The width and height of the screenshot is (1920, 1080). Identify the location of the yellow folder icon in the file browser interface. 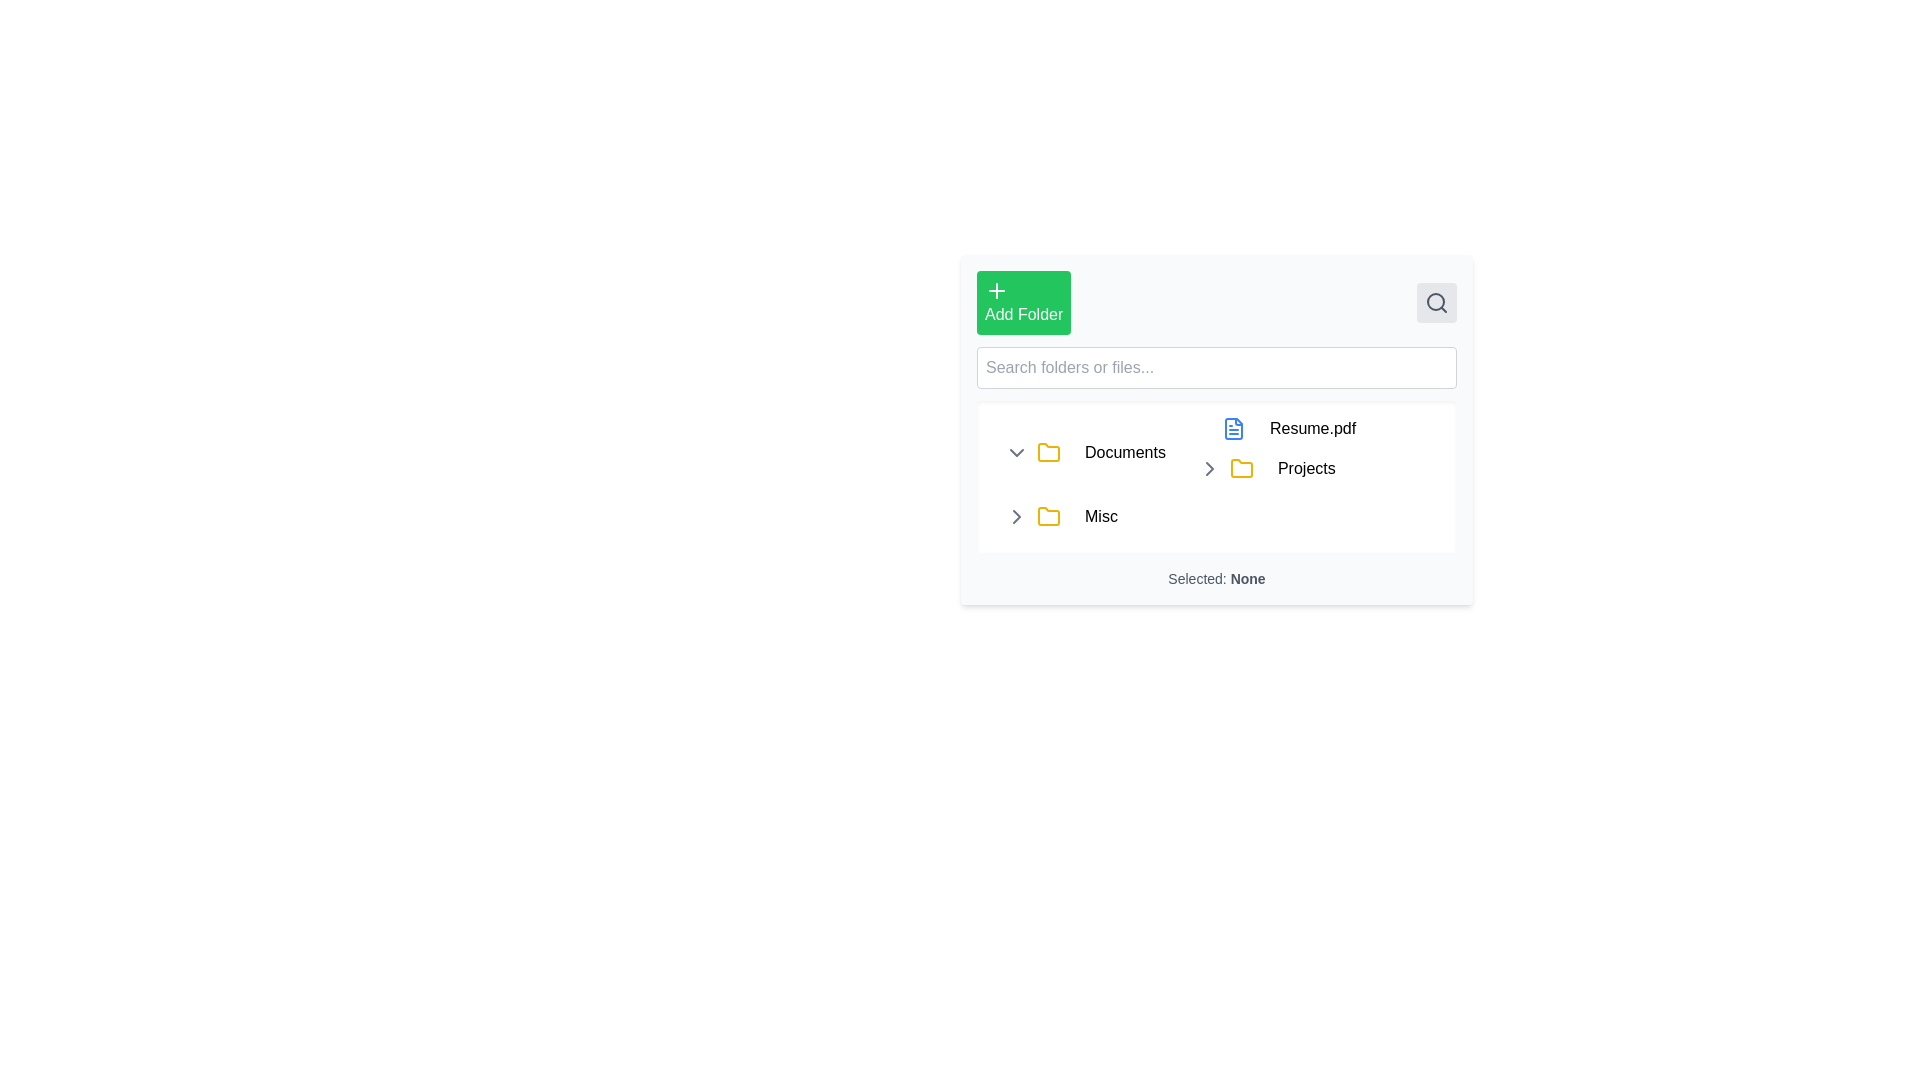
(1048, 452).